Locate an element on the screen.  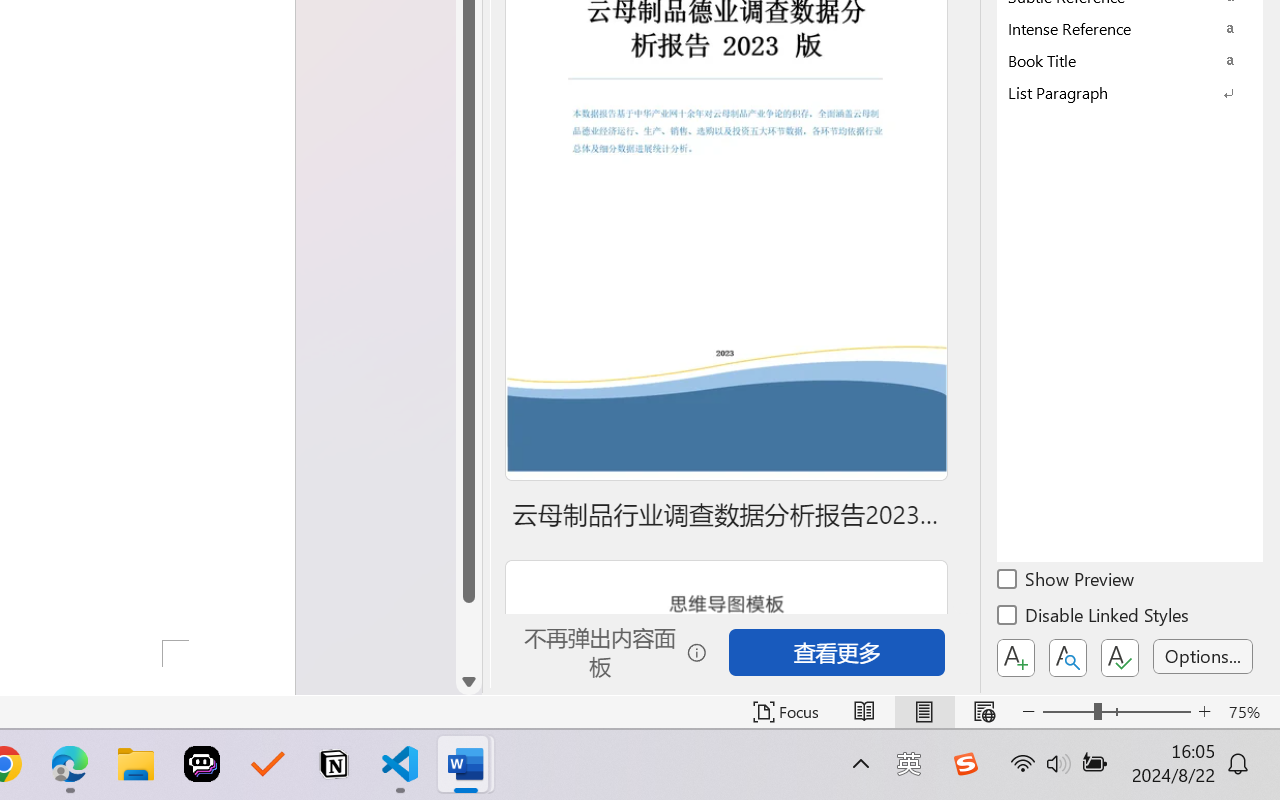
'Book Title' is located at coordinates (1130, 59).